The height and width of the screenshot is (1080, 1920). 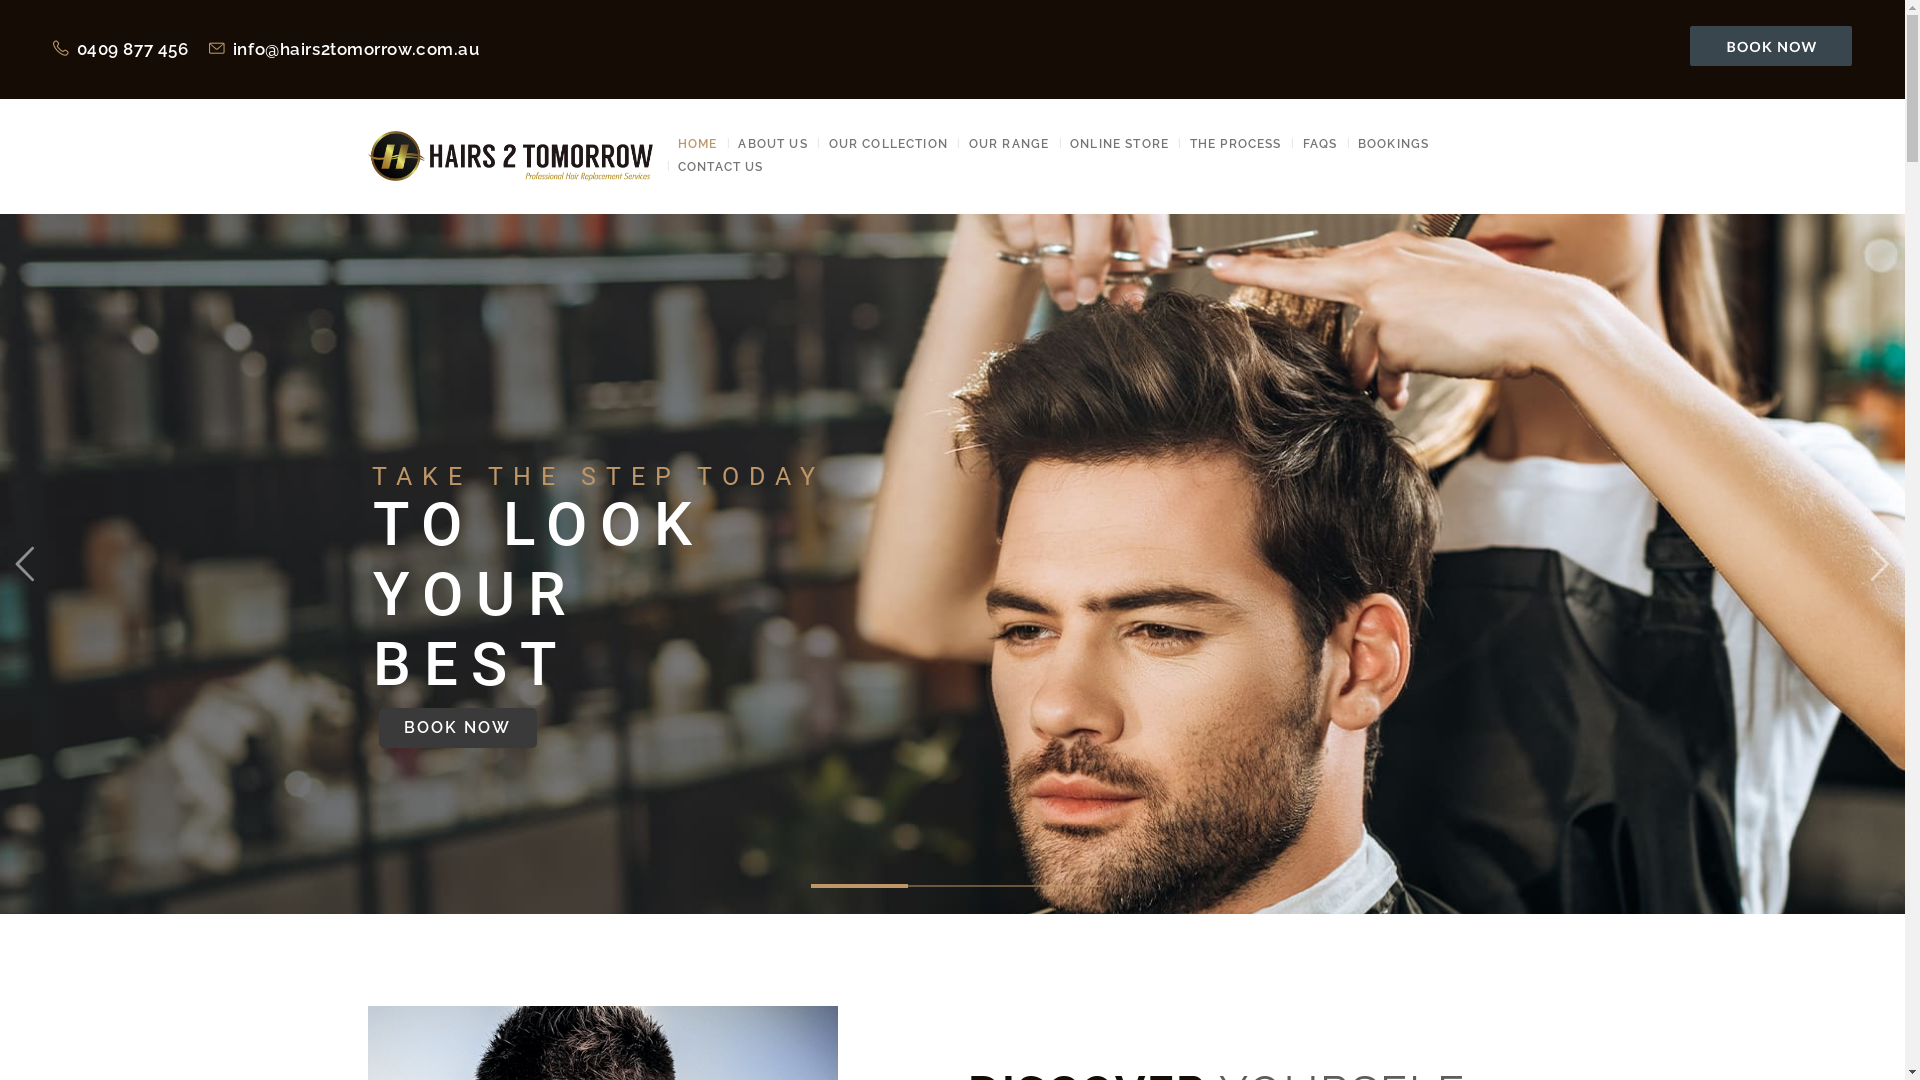 What do you see at coordinates (1392, 143) in the screenshot?
I see `'BOOKINGS'` at bounding box center [1392, 143].